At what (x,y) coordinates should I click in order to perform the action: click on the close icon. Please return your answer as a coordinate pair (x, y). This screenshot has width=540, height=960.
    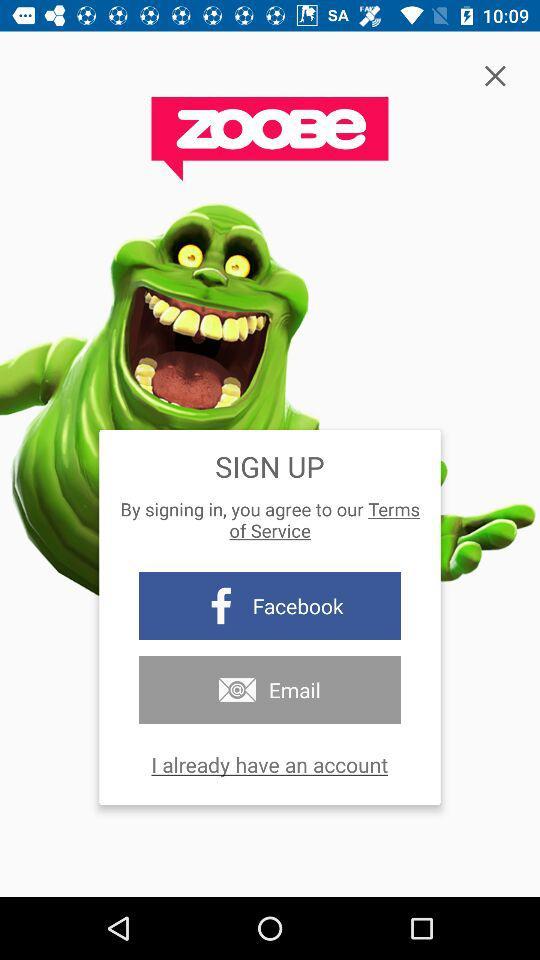
    Looking at the image, I should click on (494, 76).